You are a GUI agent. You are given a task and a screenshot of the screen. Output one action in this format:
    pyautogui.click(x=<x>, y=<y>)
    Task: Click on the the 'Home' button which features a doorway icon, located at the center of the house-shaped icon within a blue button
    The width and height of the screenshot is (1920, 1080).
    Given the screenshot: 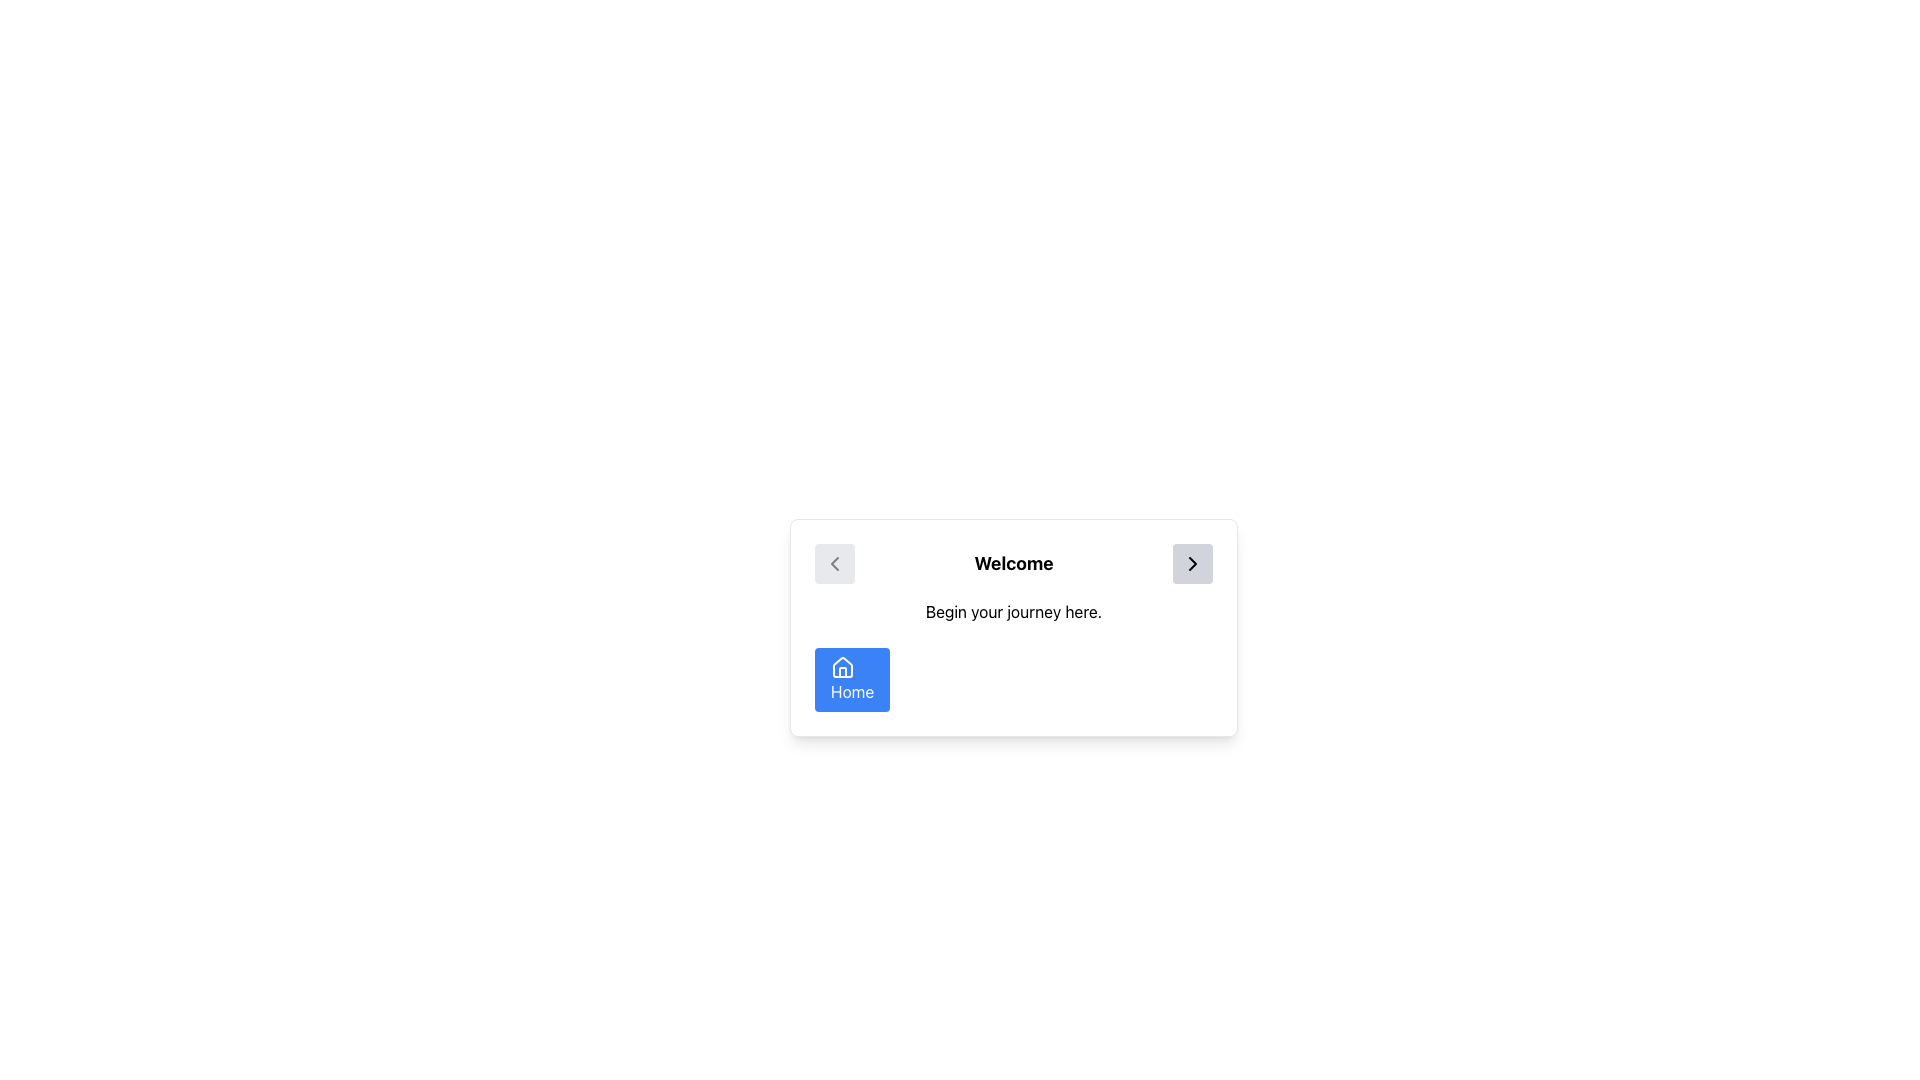 What is the action you would take?
    pyautogui.click(x=843, y=672)
    